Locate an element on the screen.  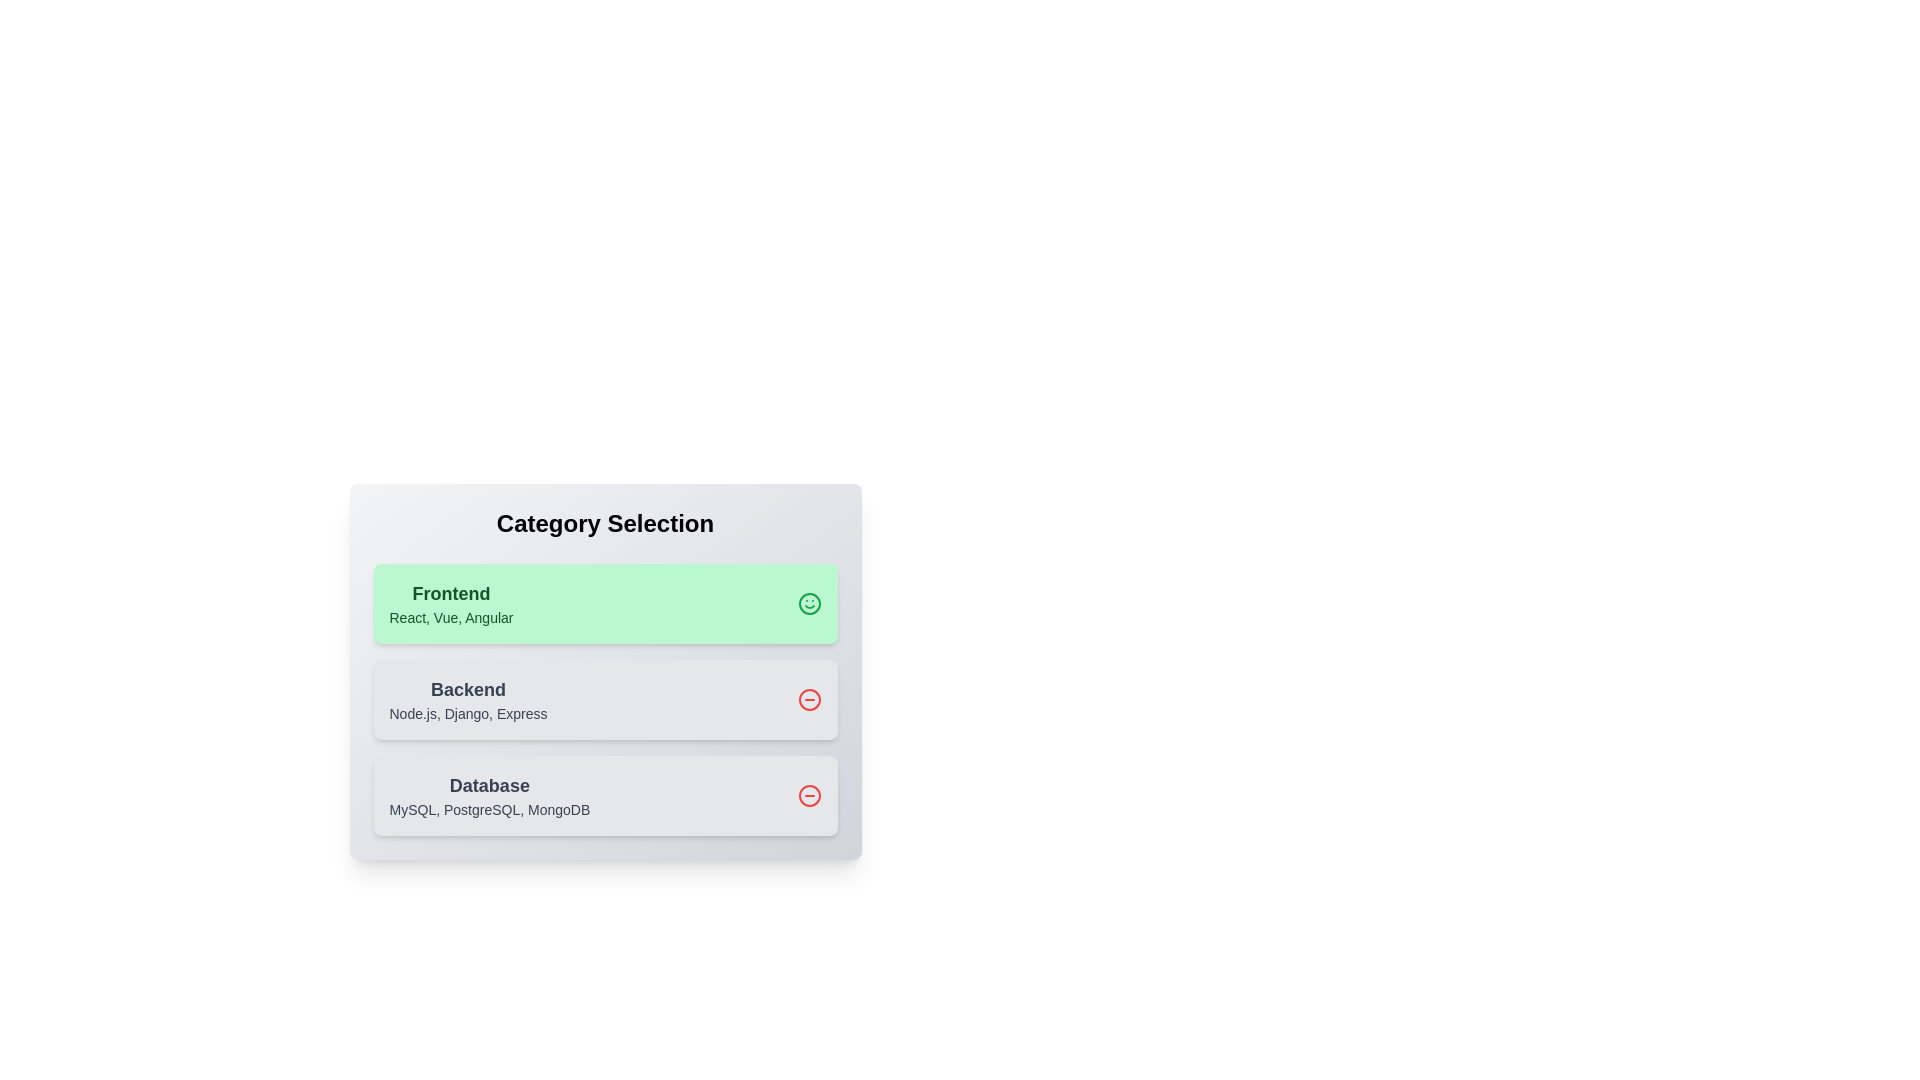
the category Frontend by clicking on its chip is located at coordinates (604, 603).